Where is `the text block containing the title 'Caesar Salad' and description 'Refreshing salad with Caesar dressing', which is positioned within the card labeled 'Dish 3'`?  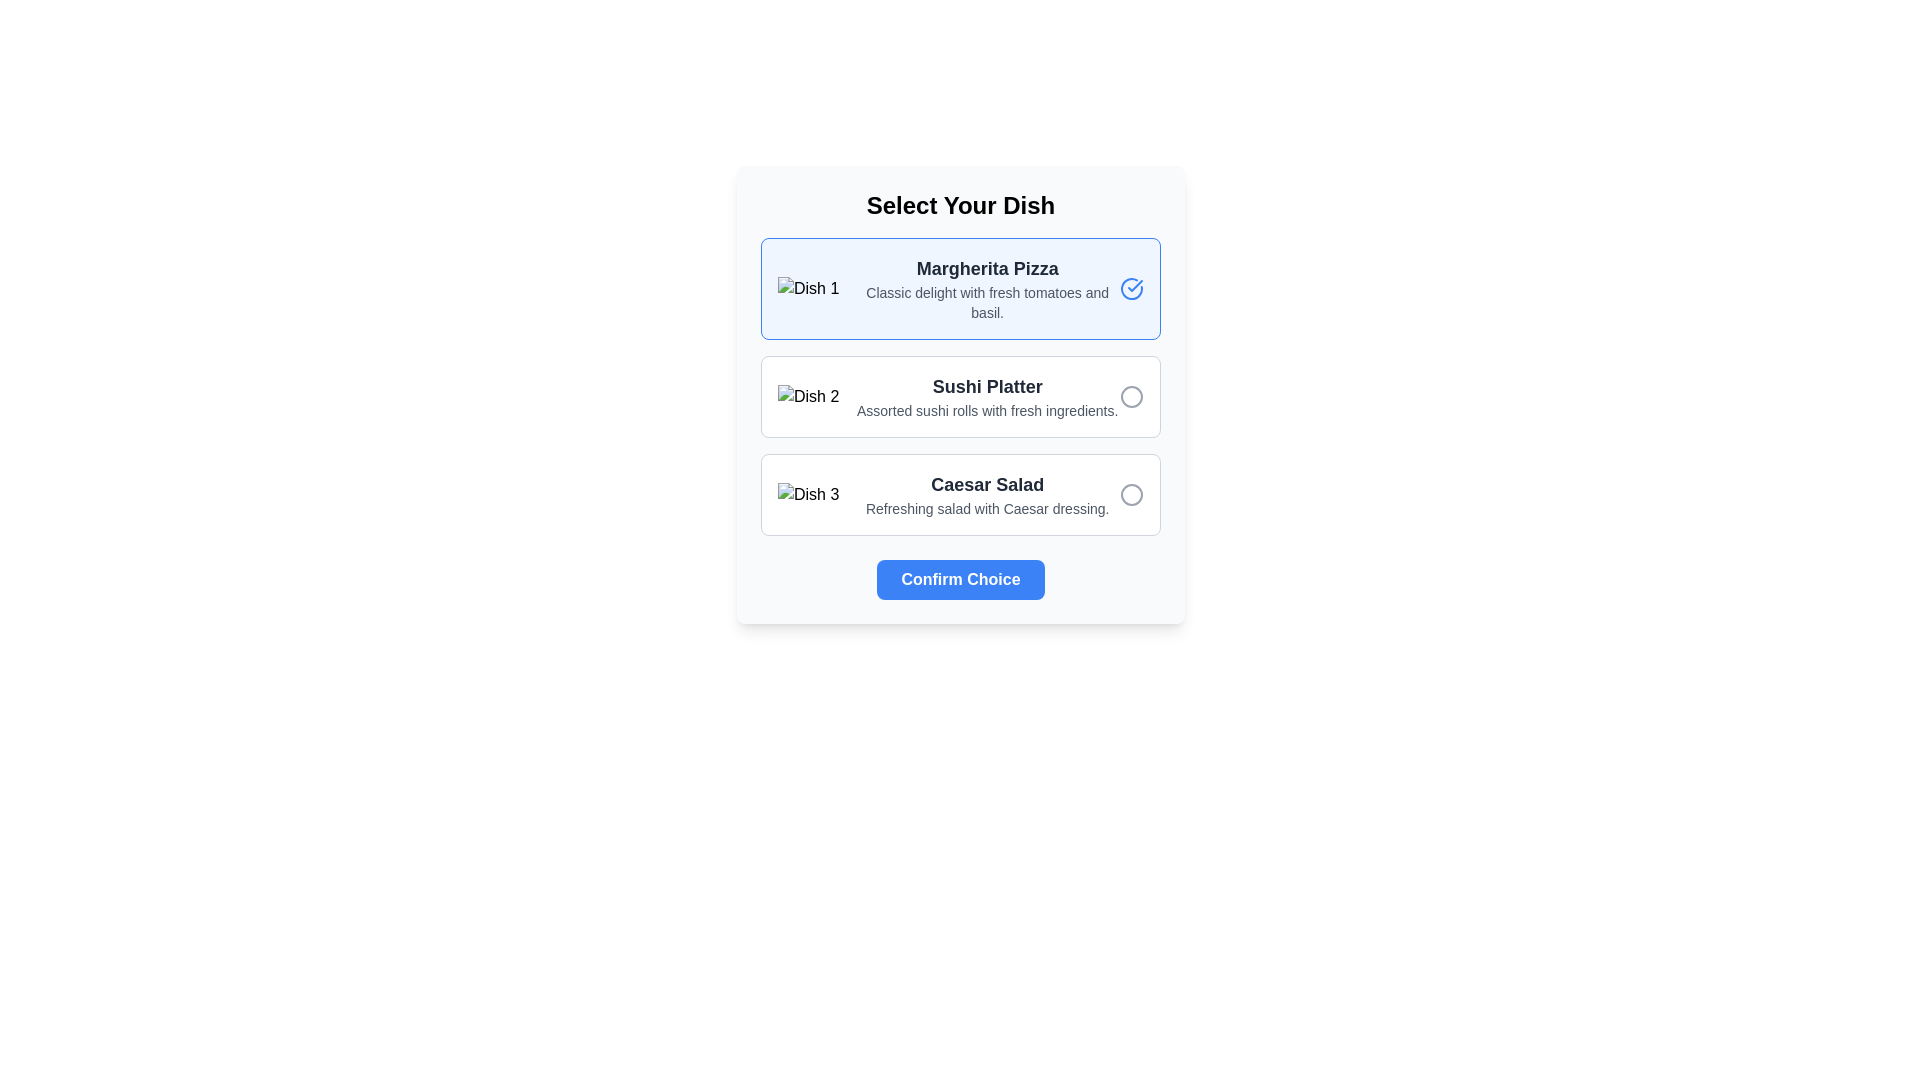 the text block containing the title 'Caesar Salad' and description 'Refreshing salad with Caesar dressing', which is positioned within the card labeled 'Dish 3' is located at coordinates (987, 494).